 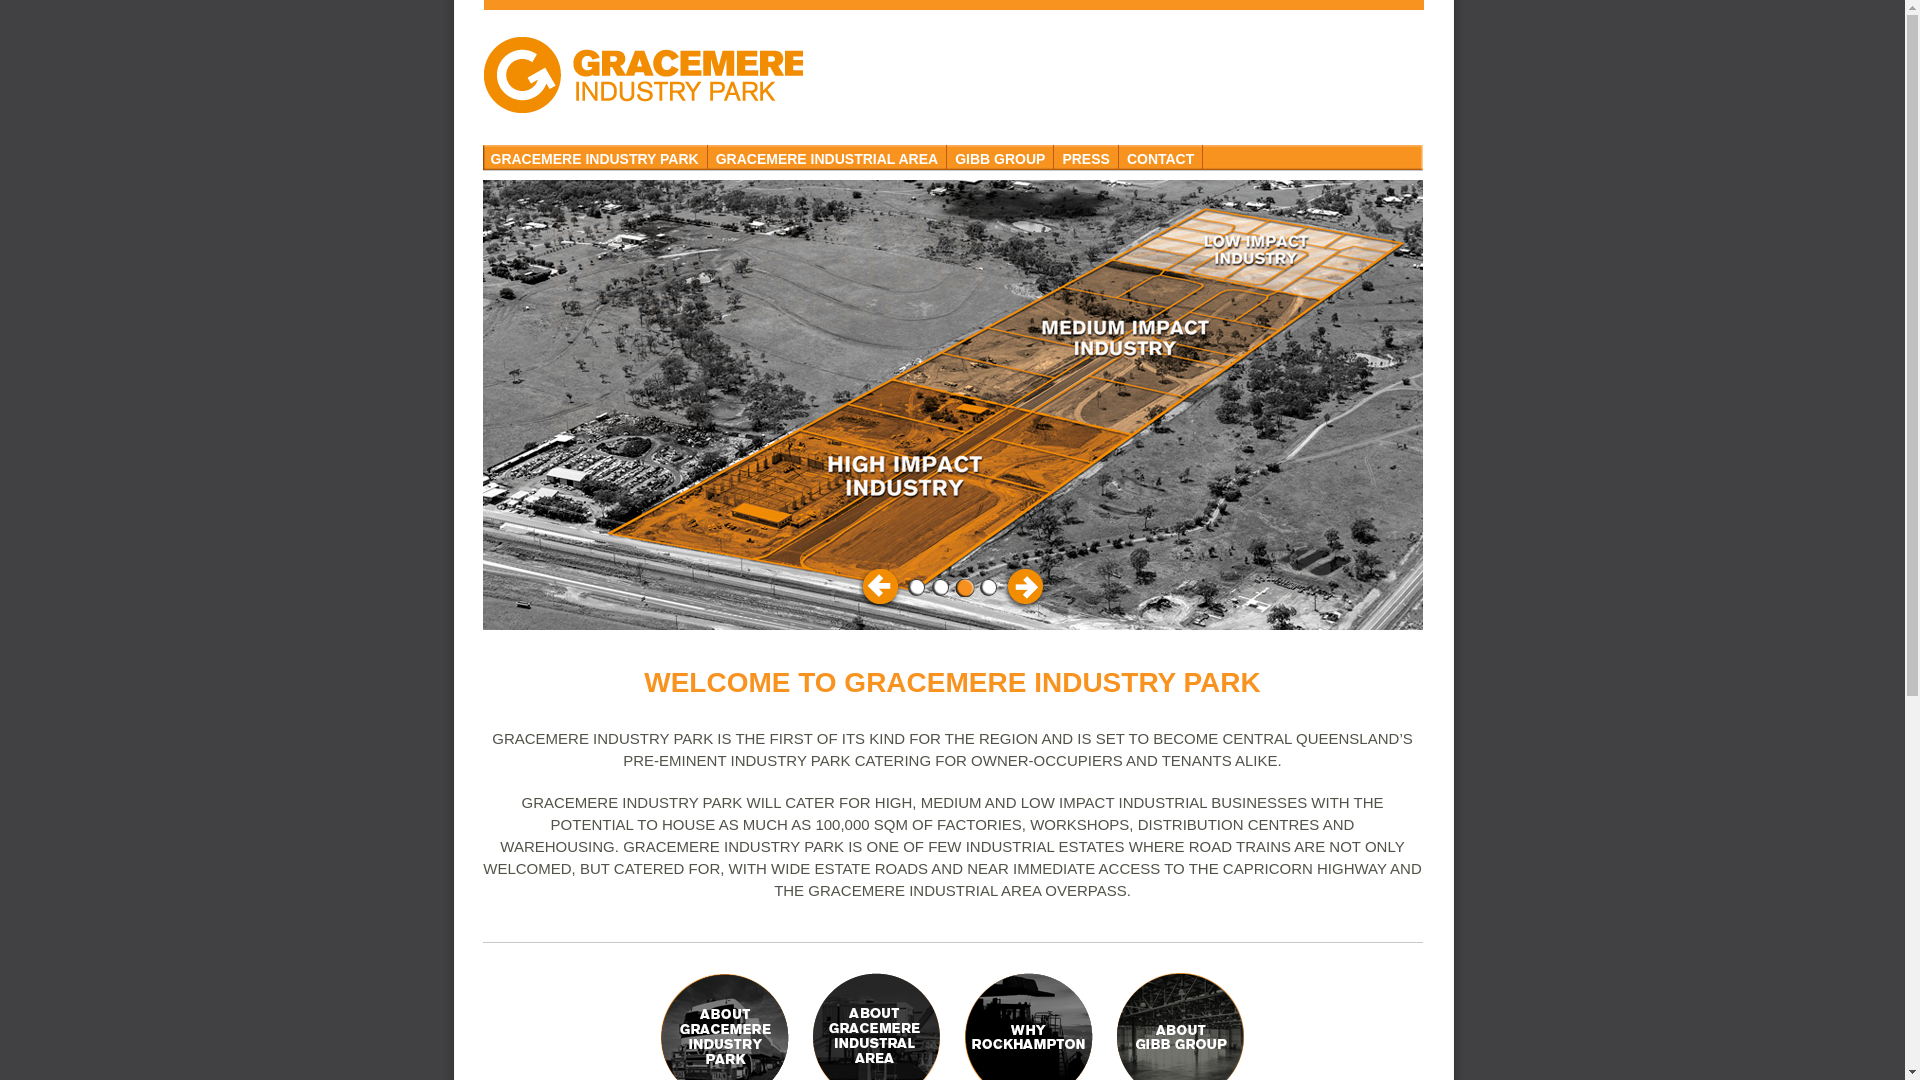 What do you see at coordinates (642, 73) in the screenshot?
I see `'Gracemere Industry Park'` at bounding box center [642, 73].